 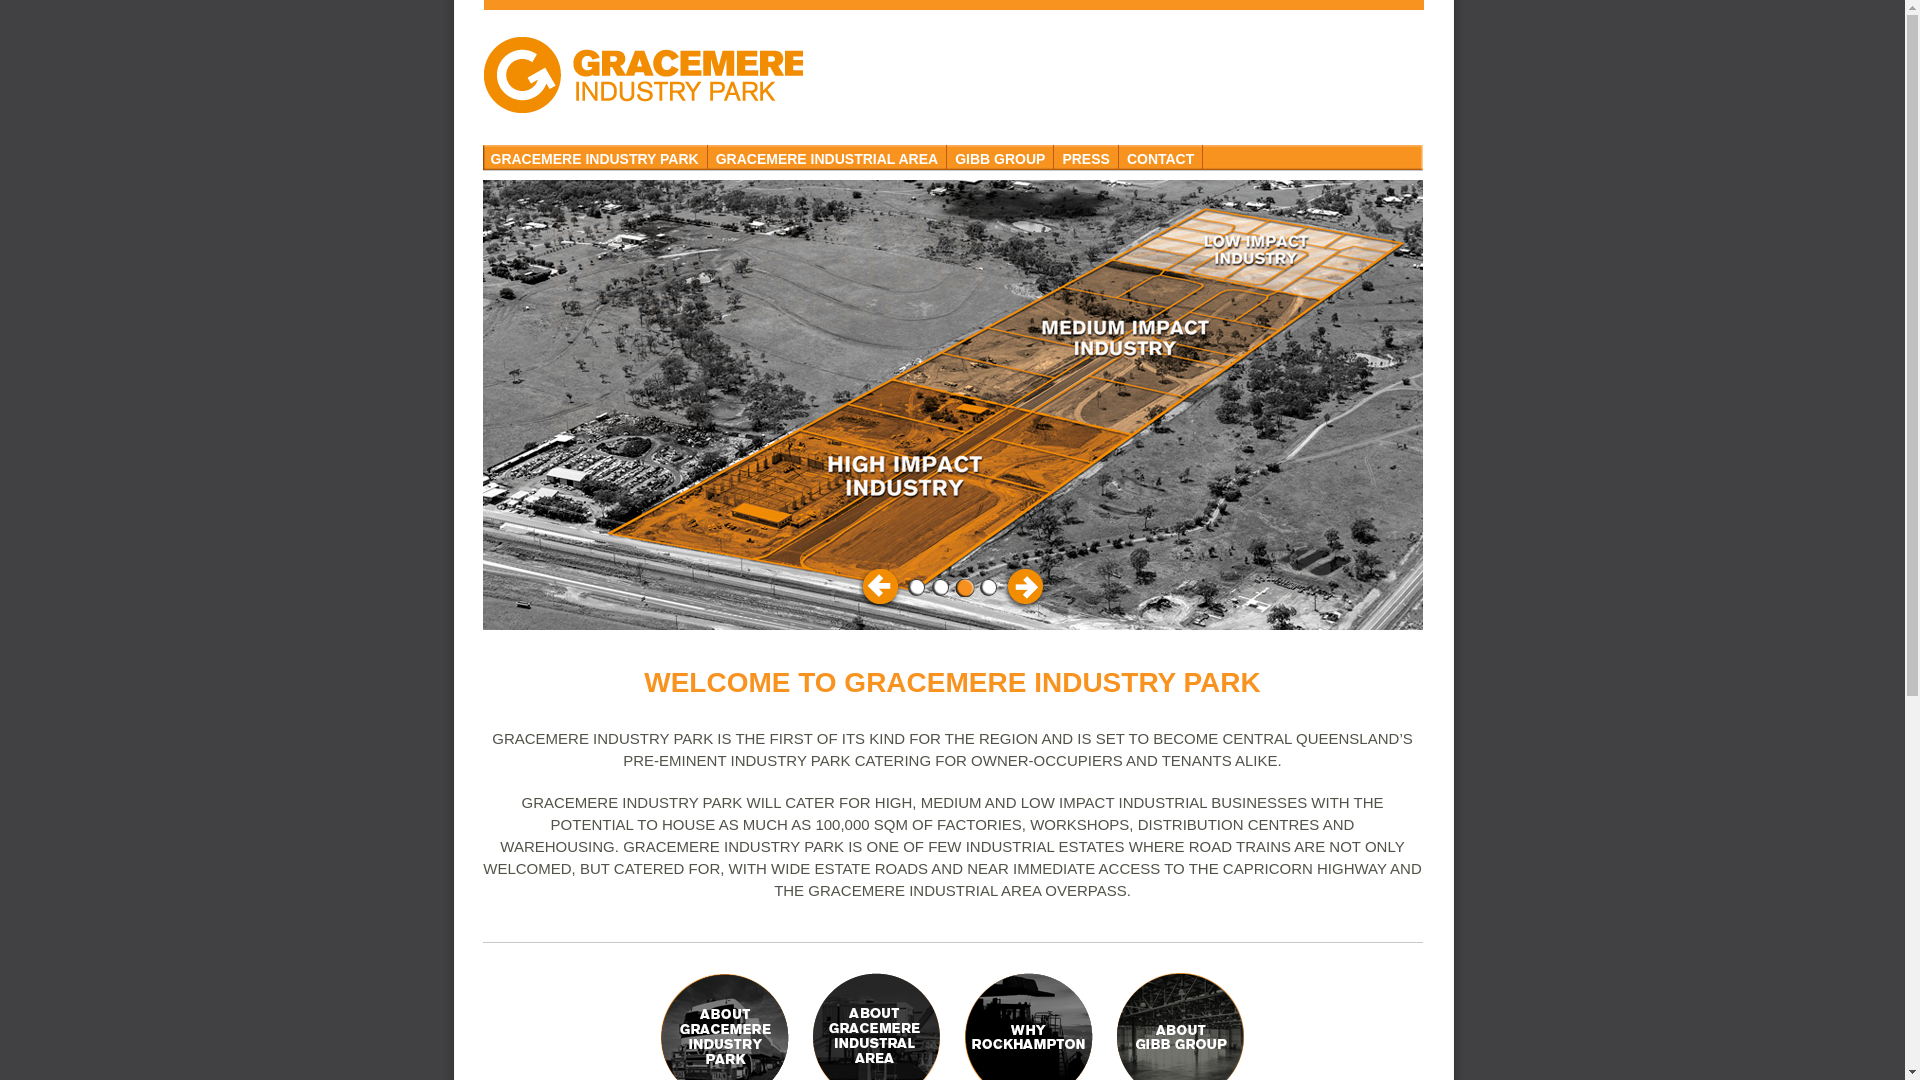 What do you see at coordinates (642, 73) in the screenshot?
I see `'Gracemere Industry Park'` at bounding box center [642, 73].